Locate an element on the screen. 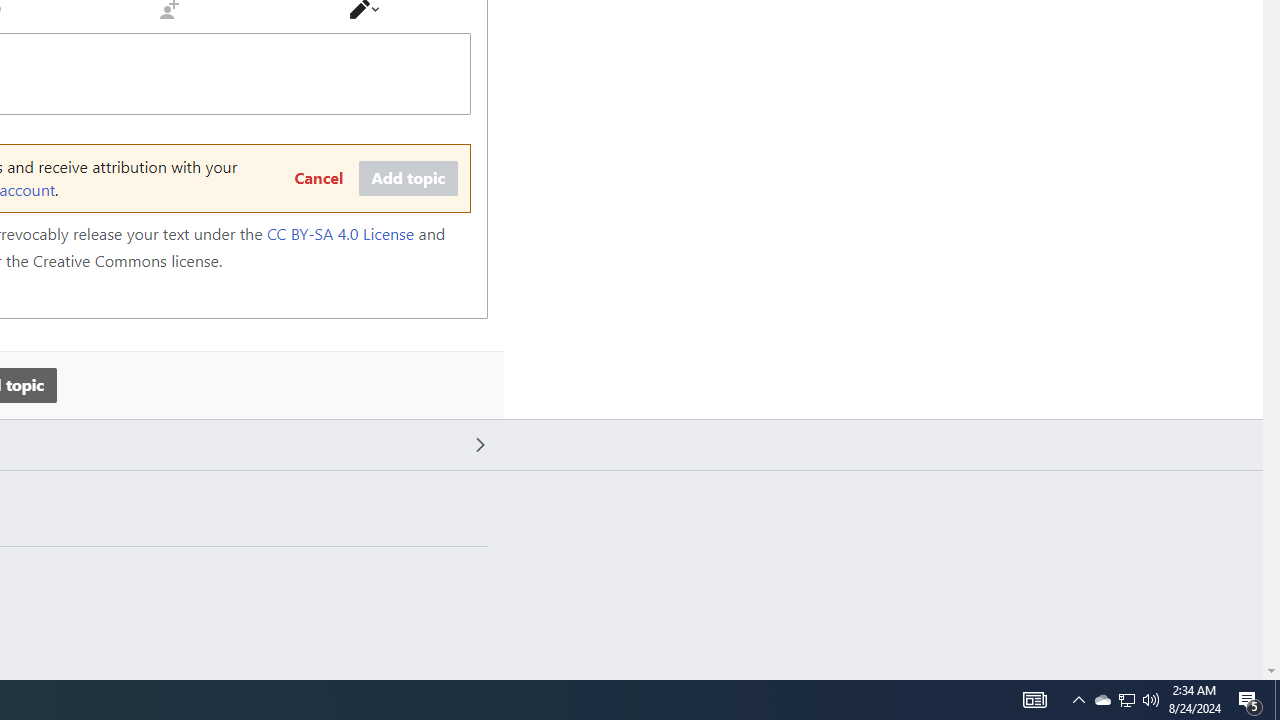  'Add topic' is located at coordinates (407, 178).